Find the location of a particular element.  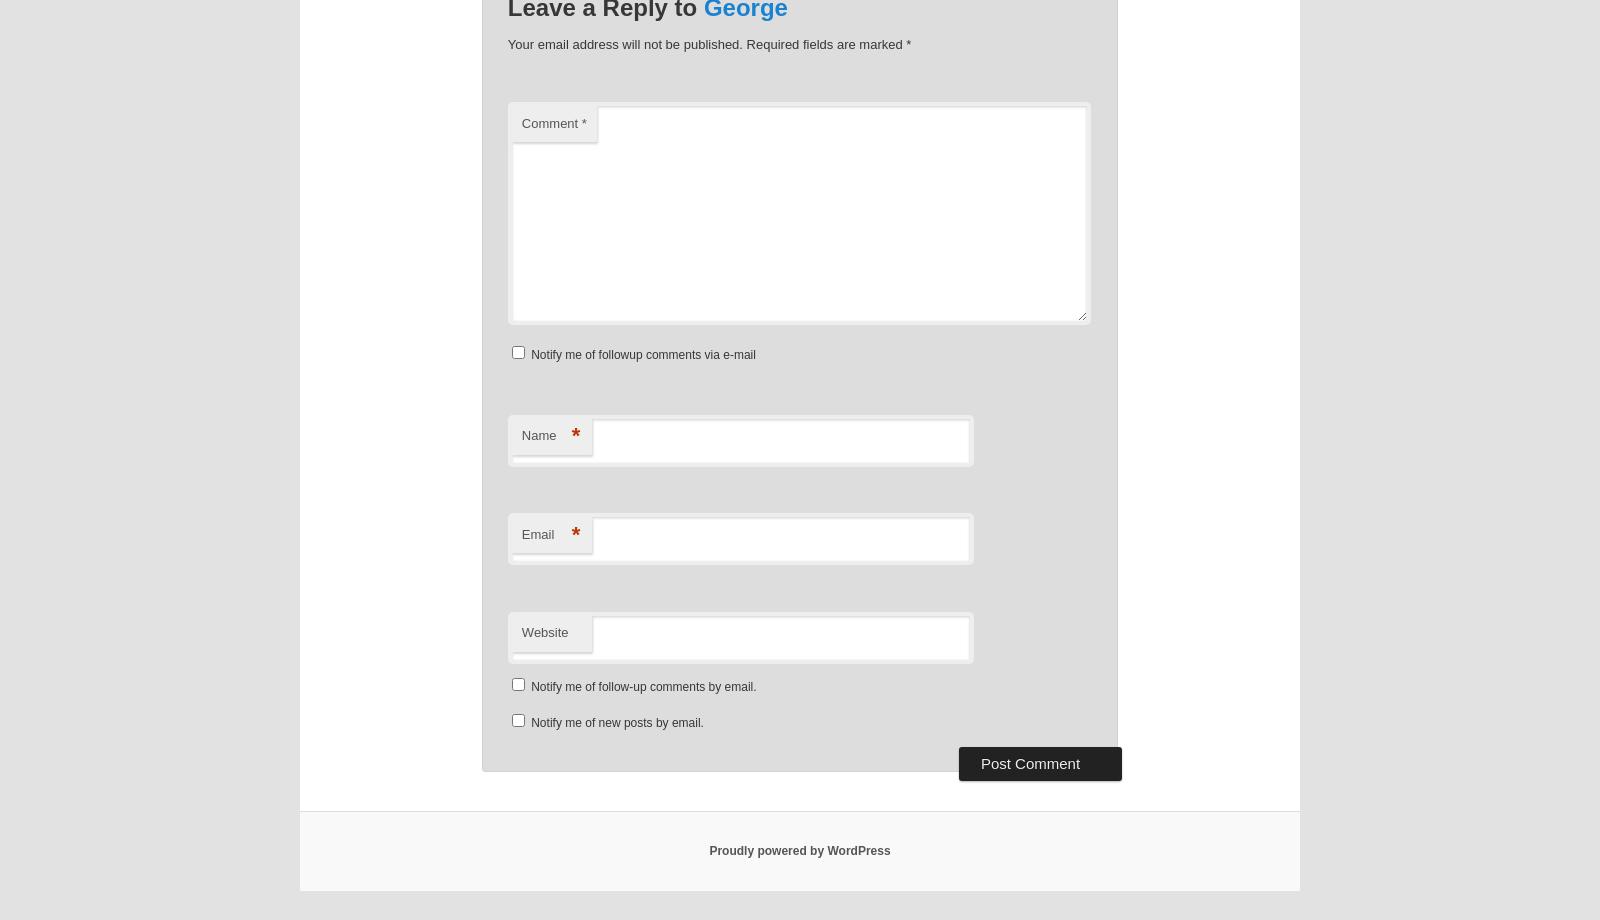

'Name' is located at coordinates (537, 434).